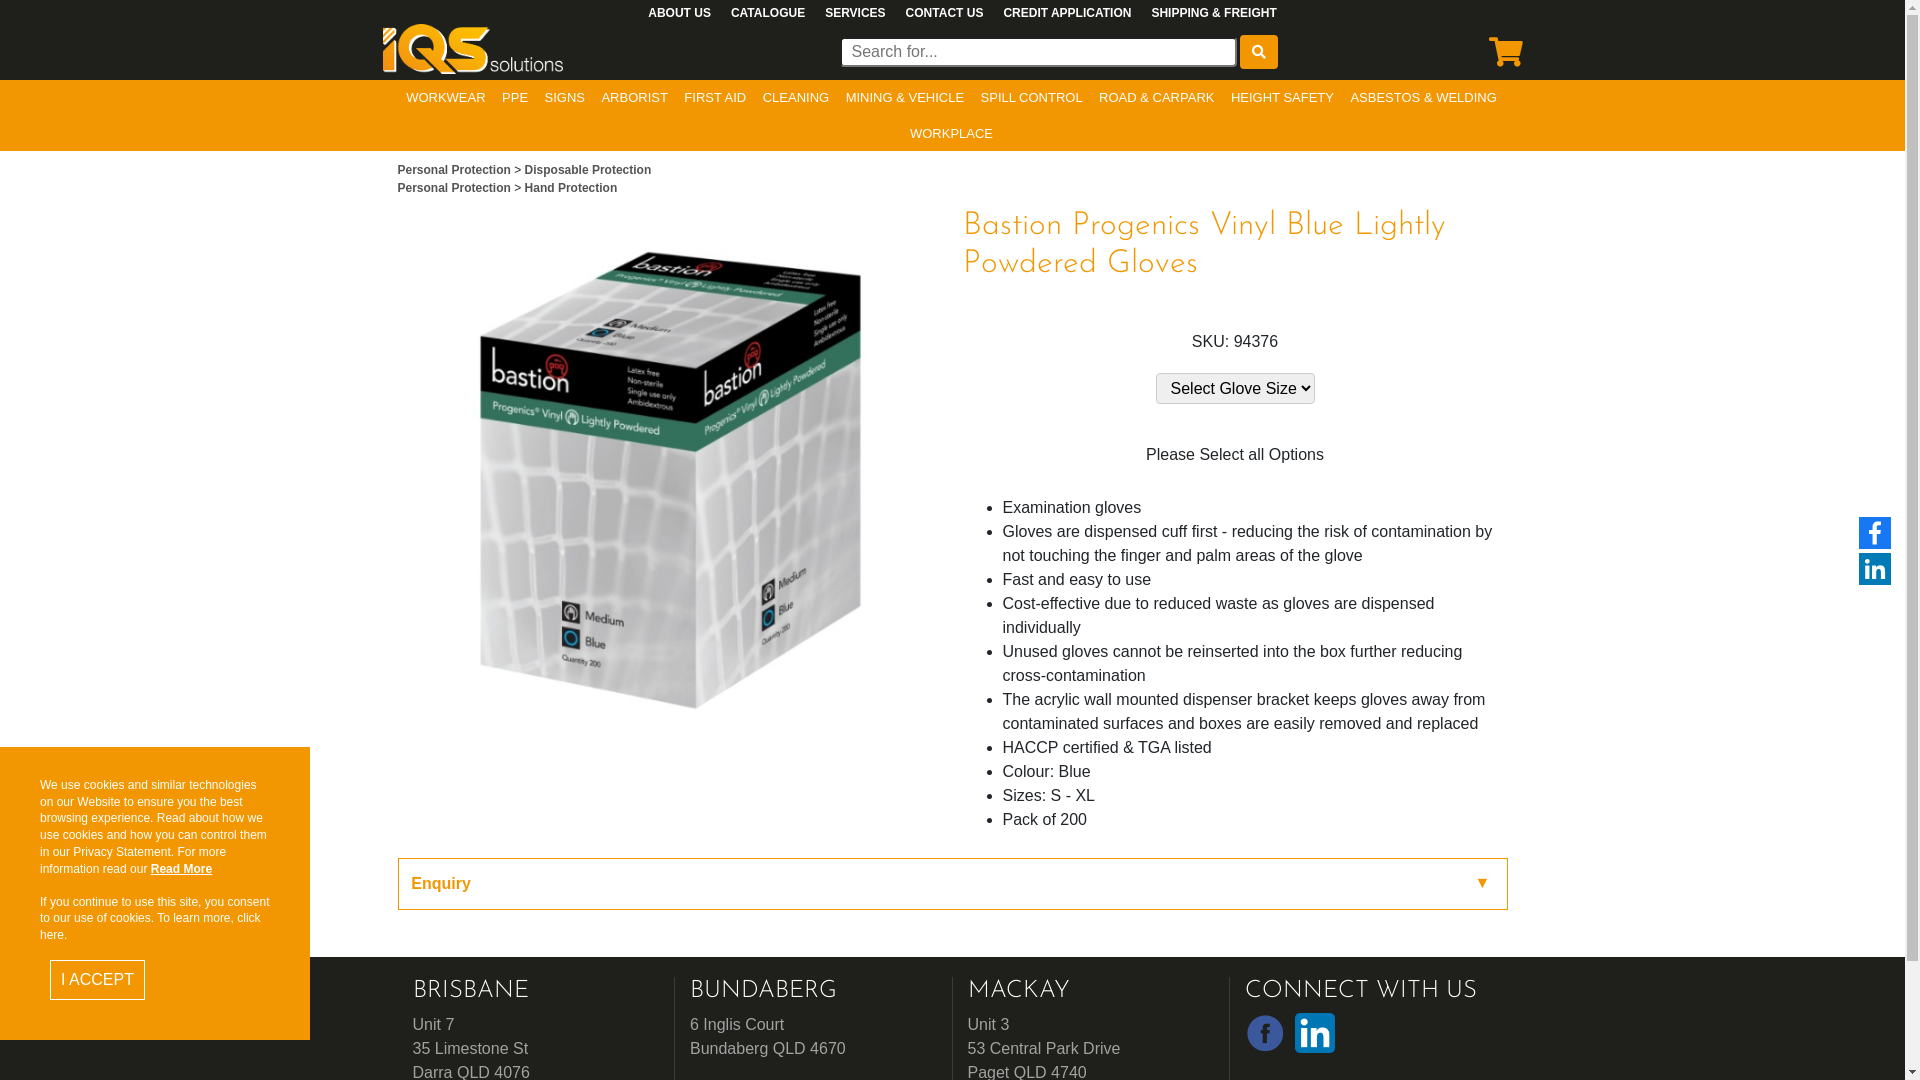 This screenshot has height=1080, width=1920. I want to click on 'Read More', so click(181, 867).